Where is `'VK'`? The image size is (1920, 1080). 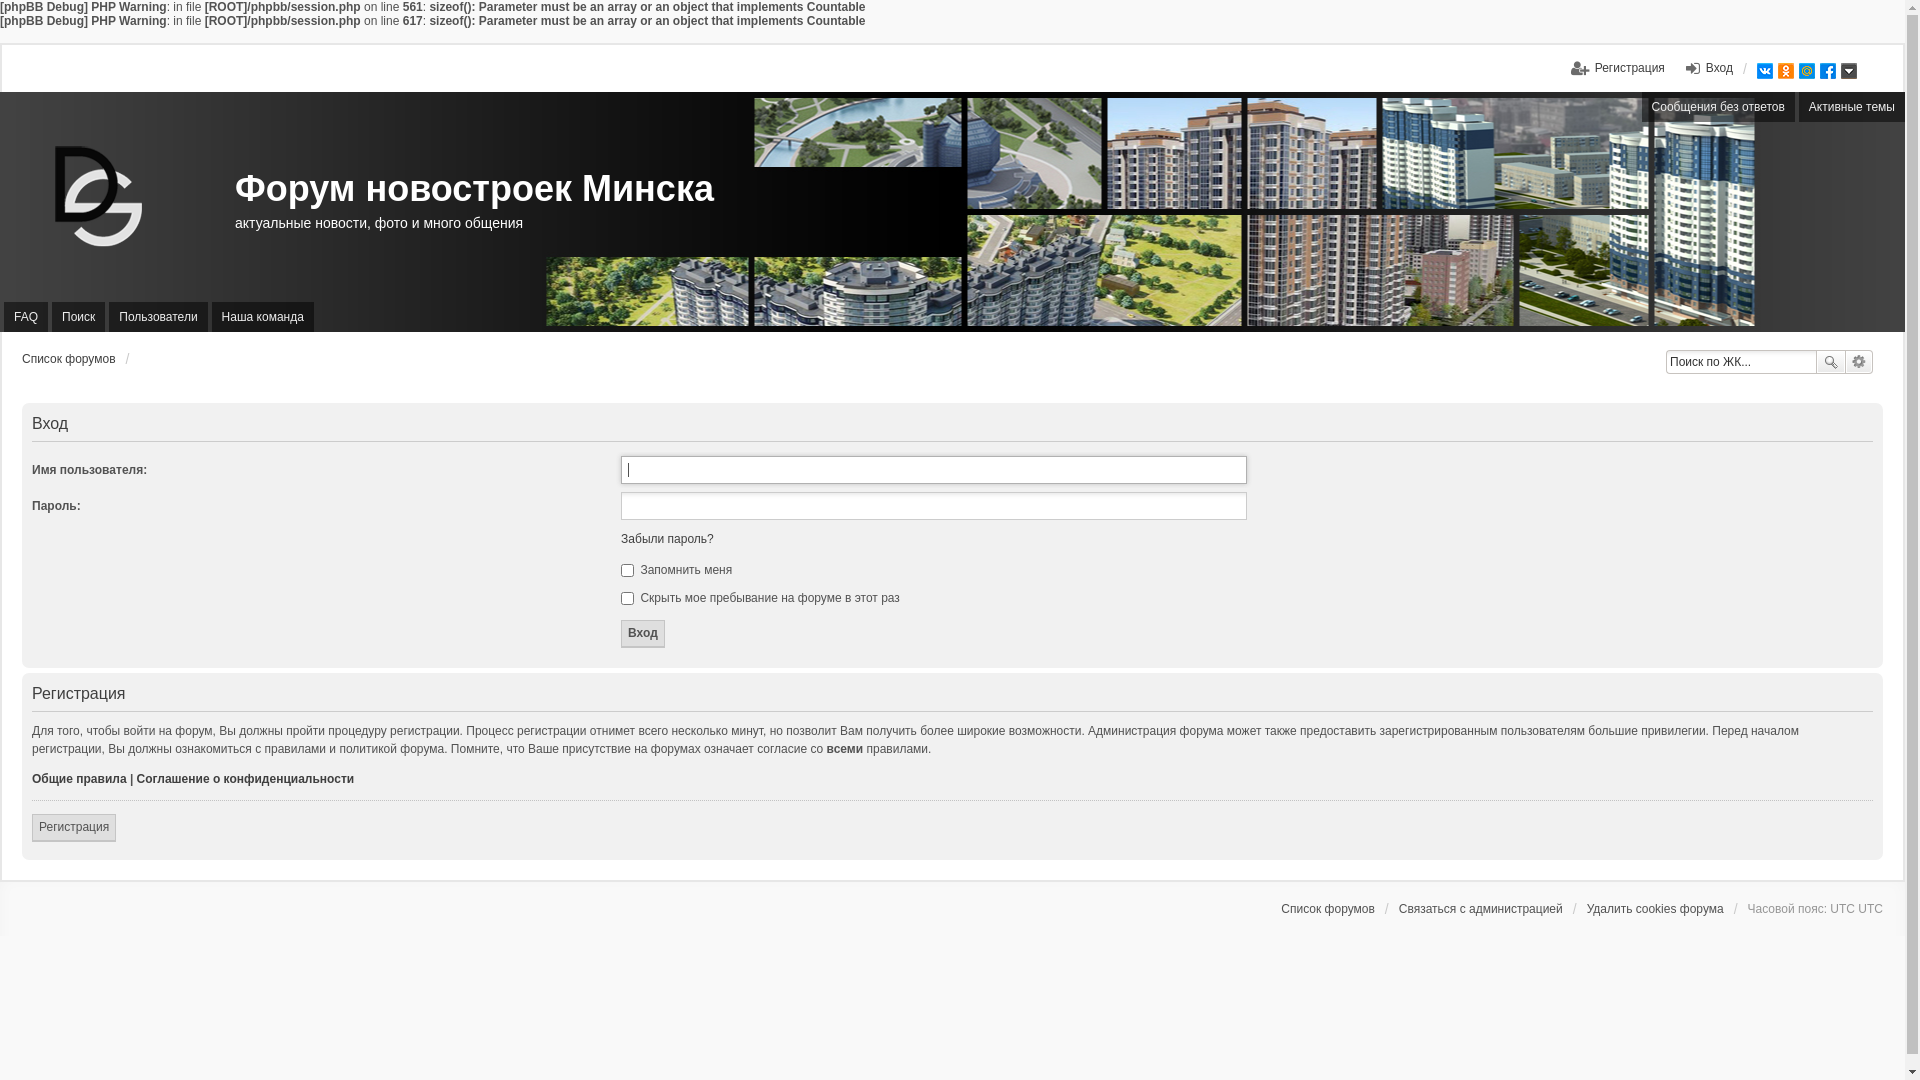 'VK' is located at coordinates (1765, 69).